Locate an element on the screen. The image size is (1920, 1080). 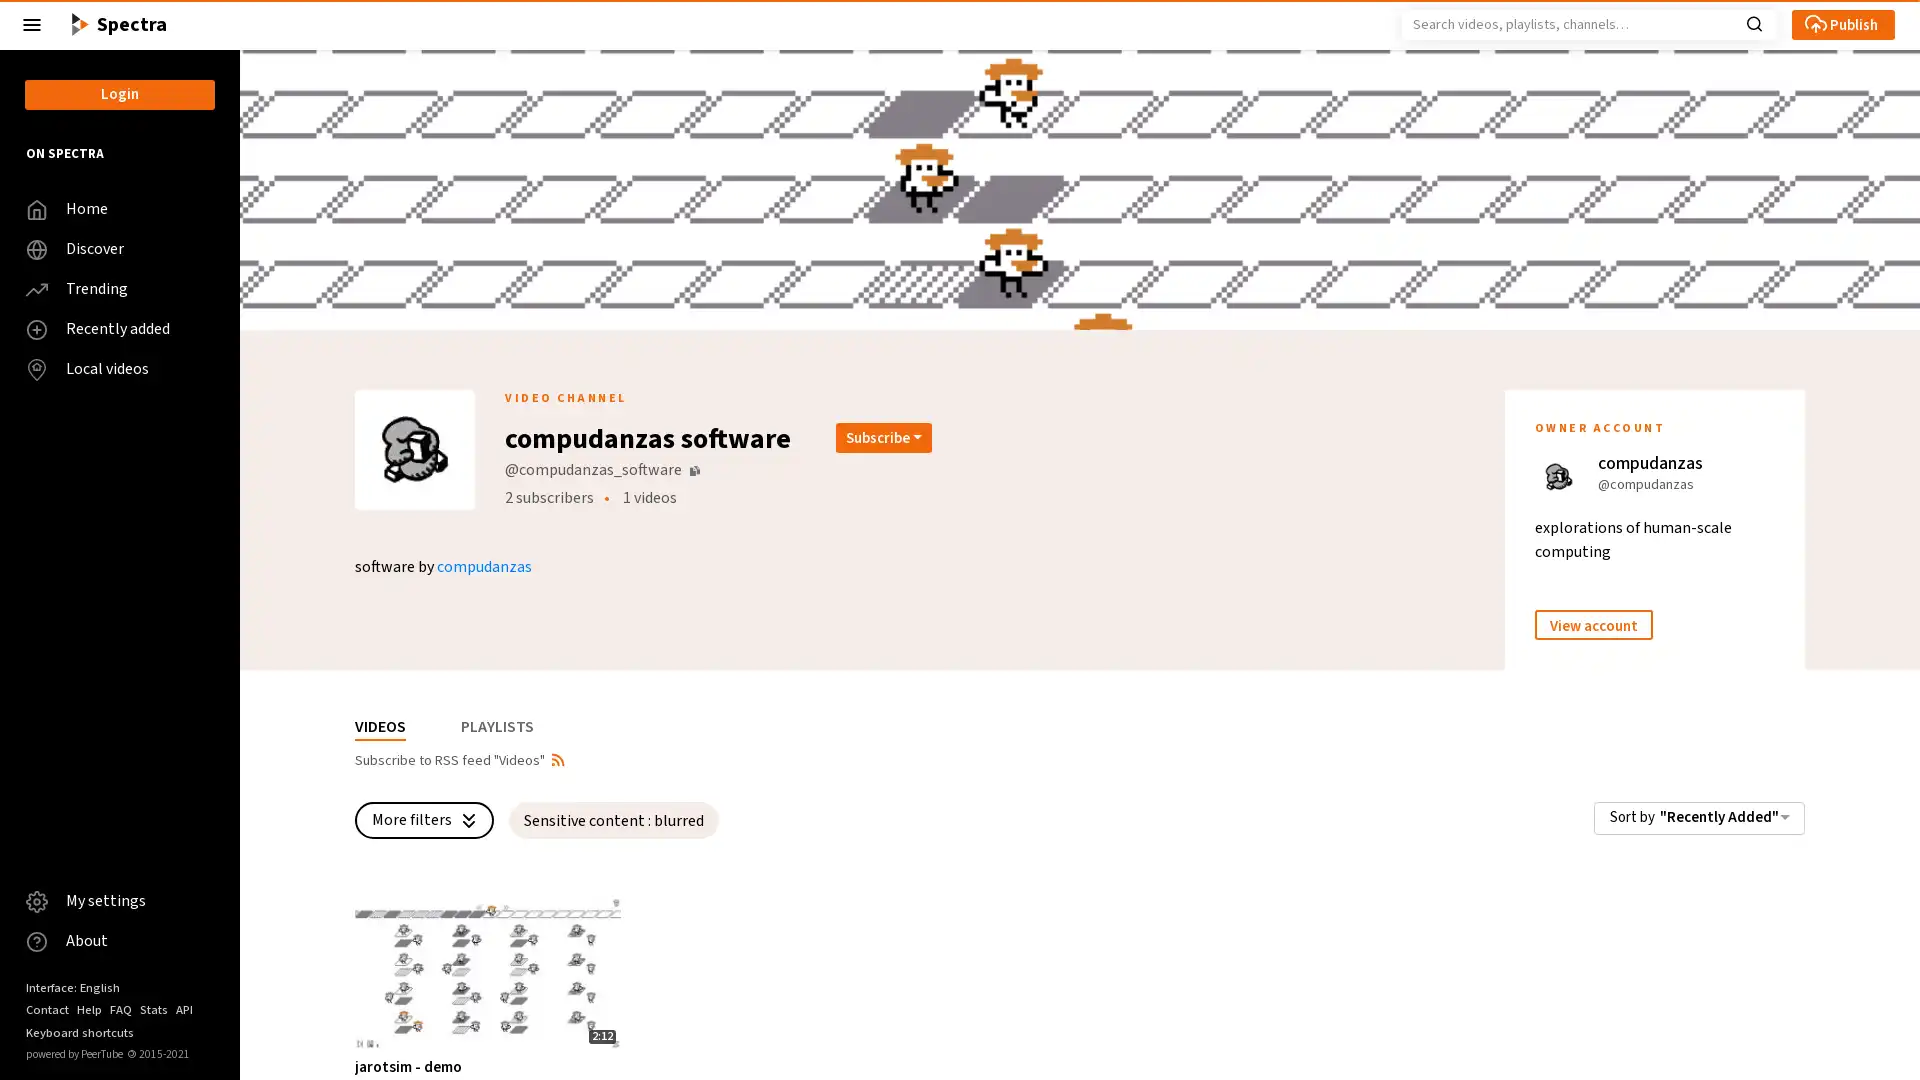
Open subscription dropdown is located at coordinates (882, 435).